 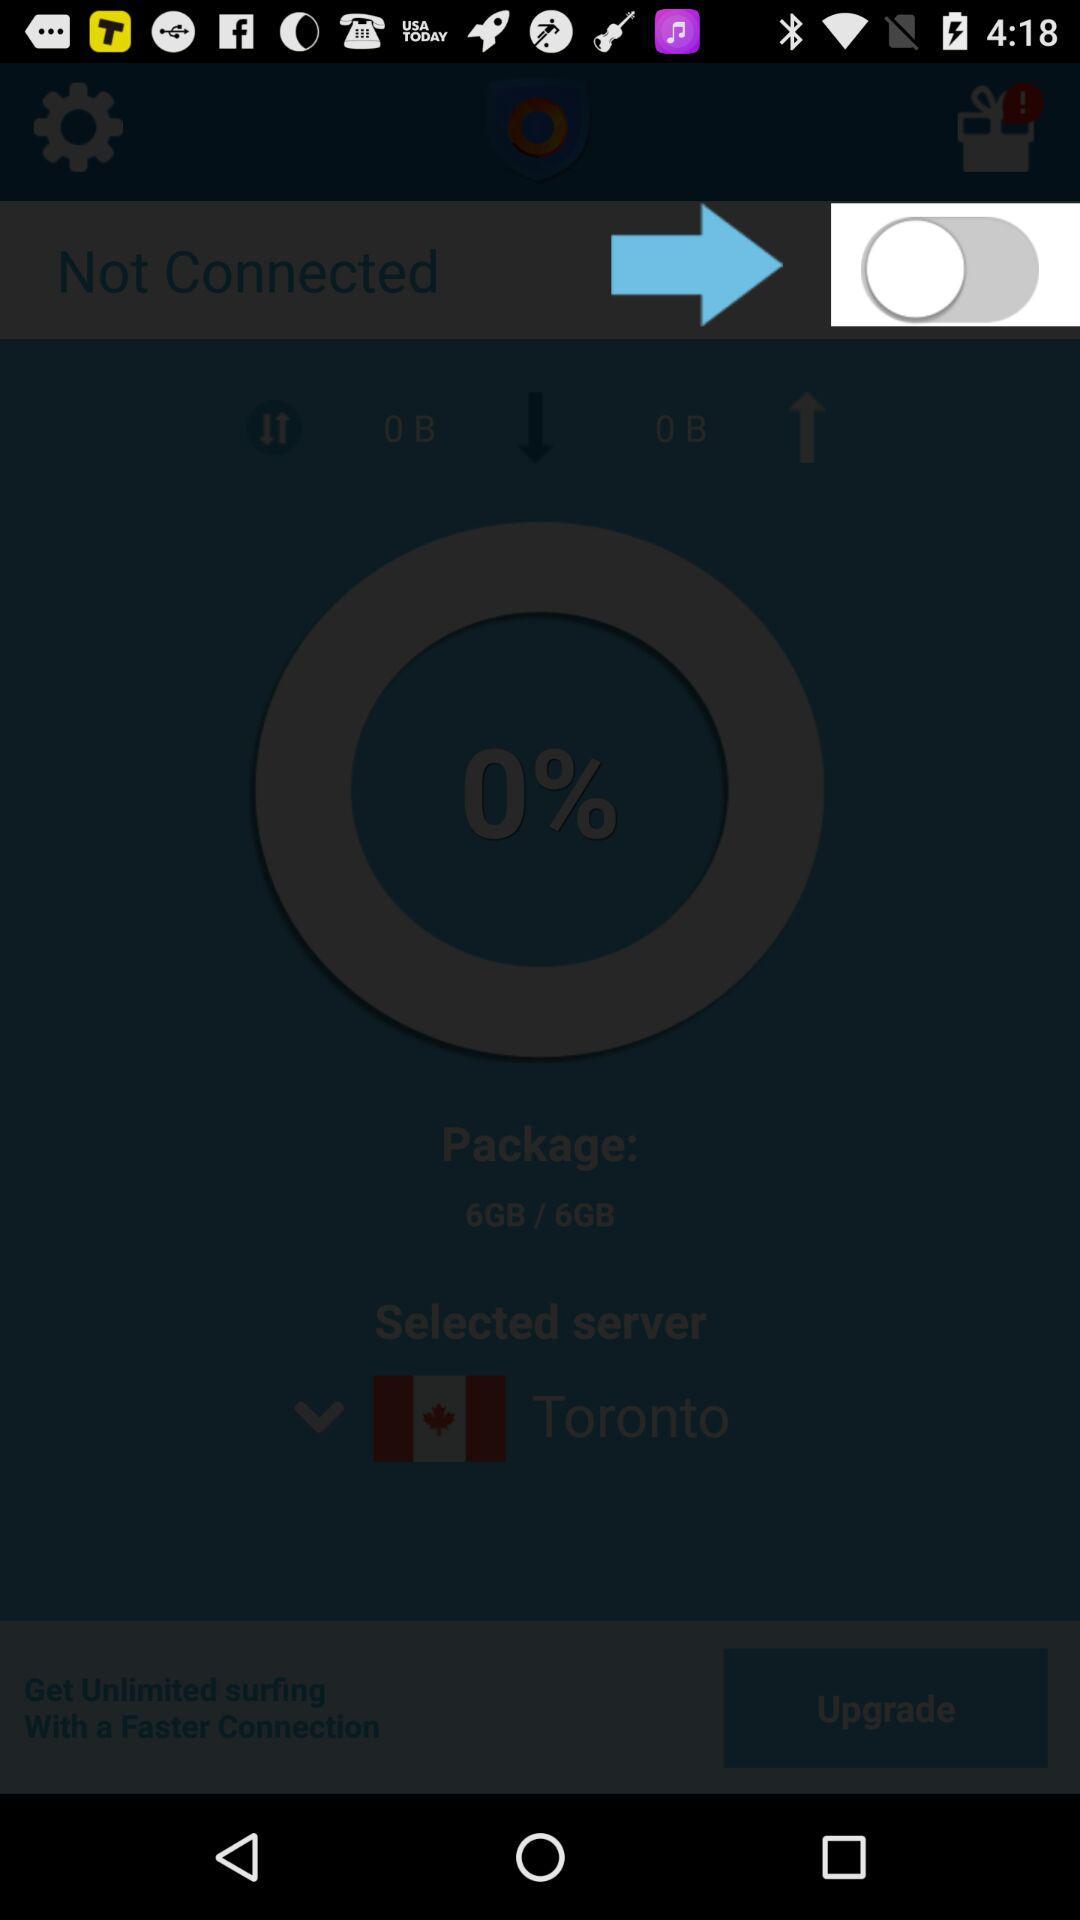 What do you see at coordinates (954, 263) in the screenshot?
I see `turn on mobile data` at bounding box center [954, 263].